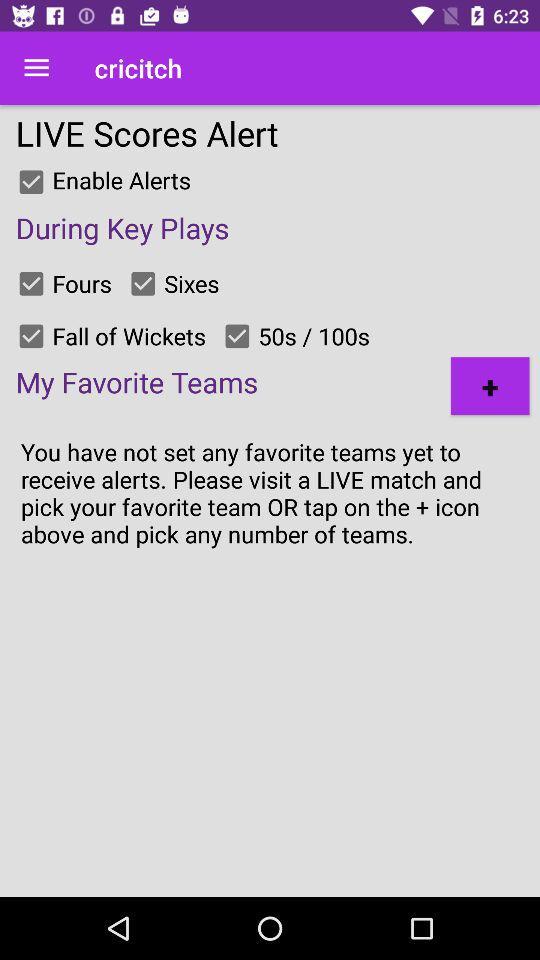 Image resolution: width=540 pixels, height=960 pixels. What do you see at coordinates (237, 336) in the screenshot?
I see `the item to the left of 50s / 100s item` at bounding box center [237, 336].